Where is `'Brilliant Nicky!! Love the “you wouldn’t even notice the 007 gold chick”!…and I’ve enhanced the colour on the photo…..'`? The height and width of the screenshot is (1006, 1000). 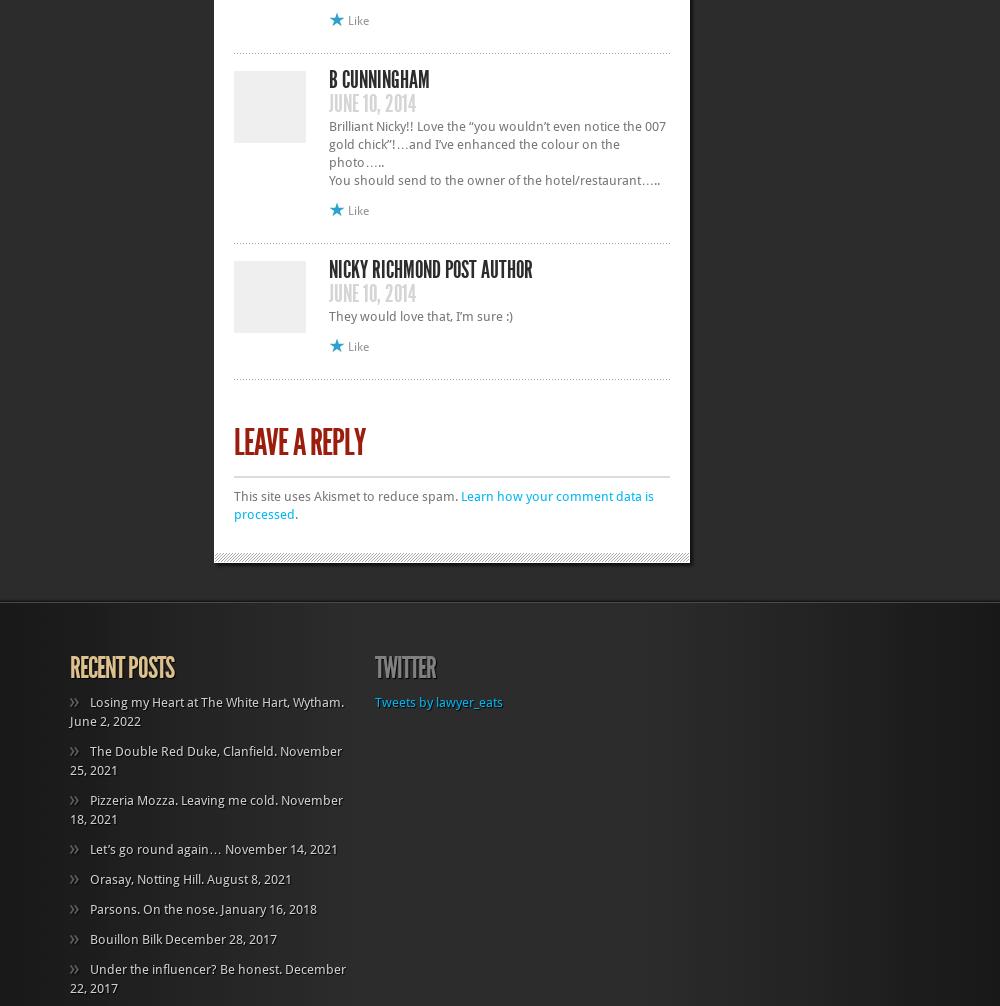
'Brilliant Nicky!! Love the “you wouldn’t even notice the 007 gold chick”!…and I’ve enhanced the colour on the photo…..' is located at coordinates (496, 143).